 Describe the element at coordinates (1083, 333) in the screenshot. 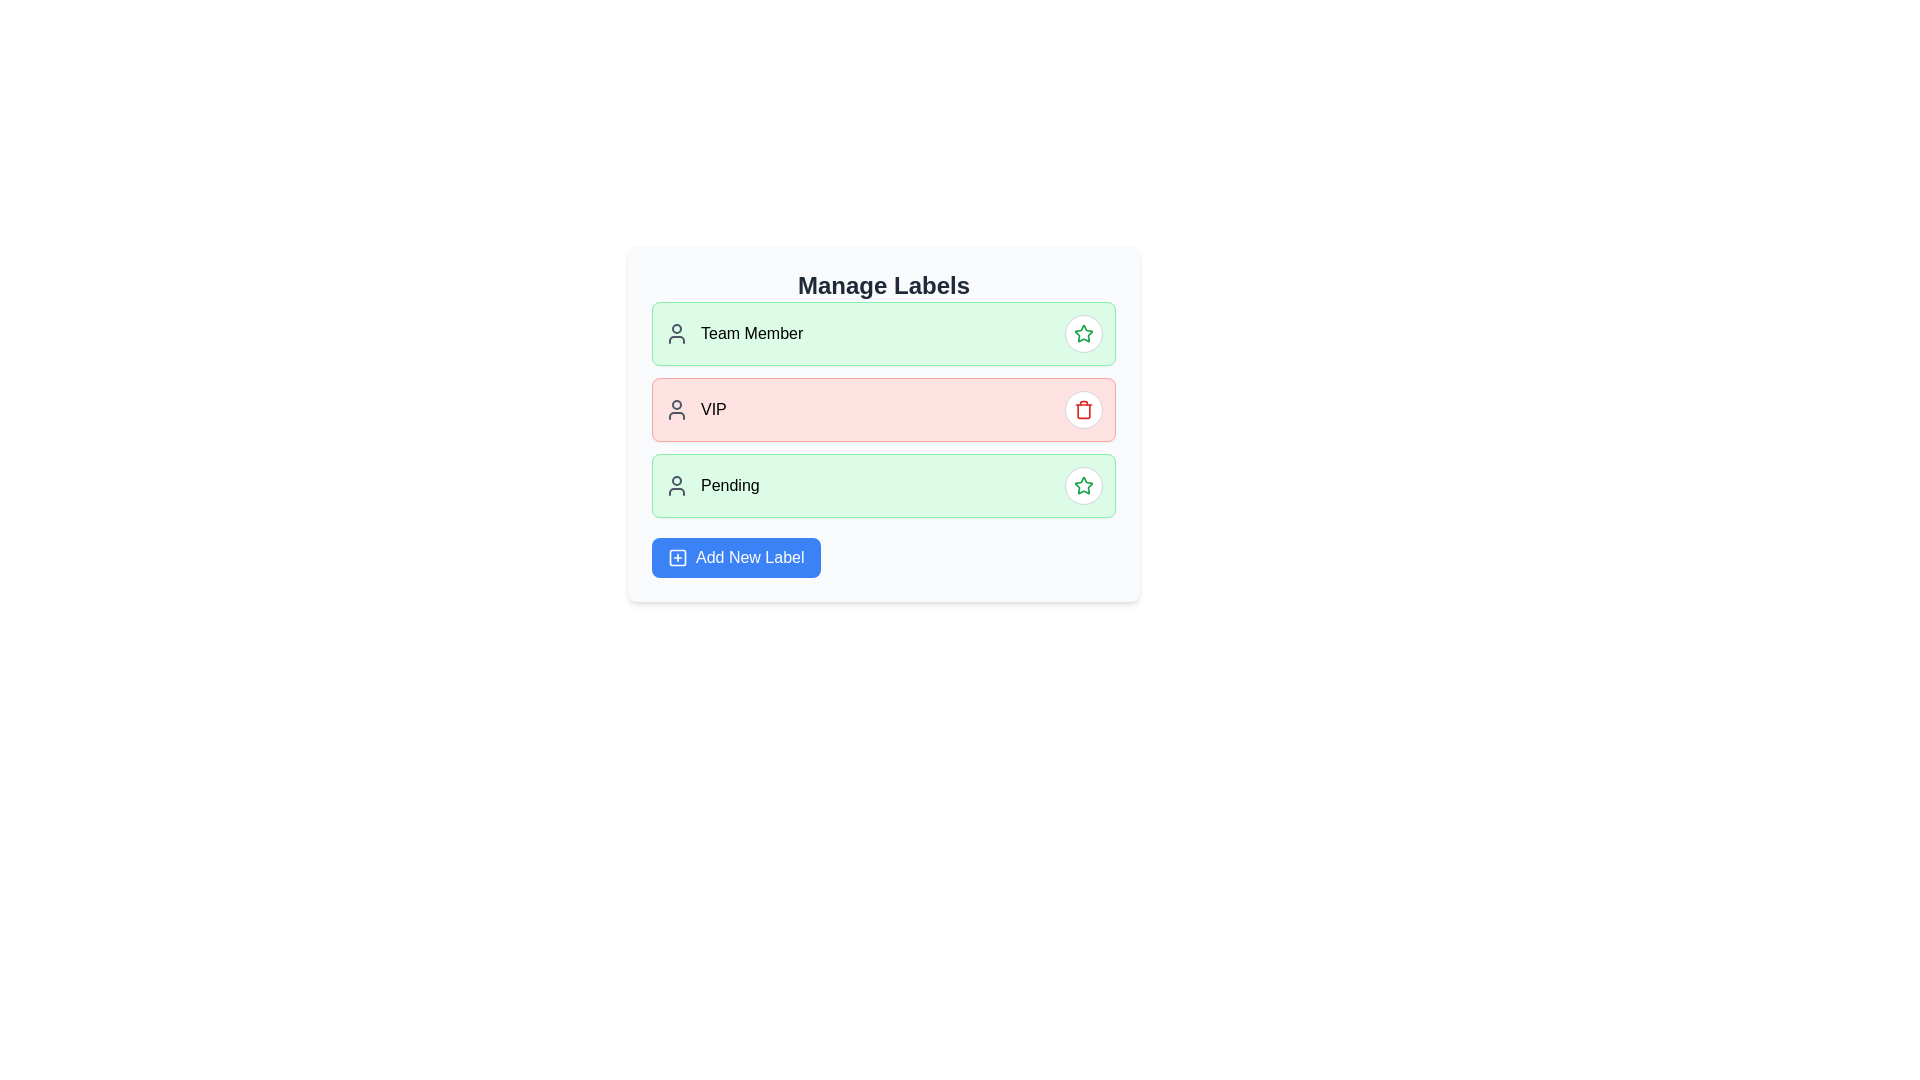

I see `the circular button with a green star icon located in the 'Team Member' section` at that location.